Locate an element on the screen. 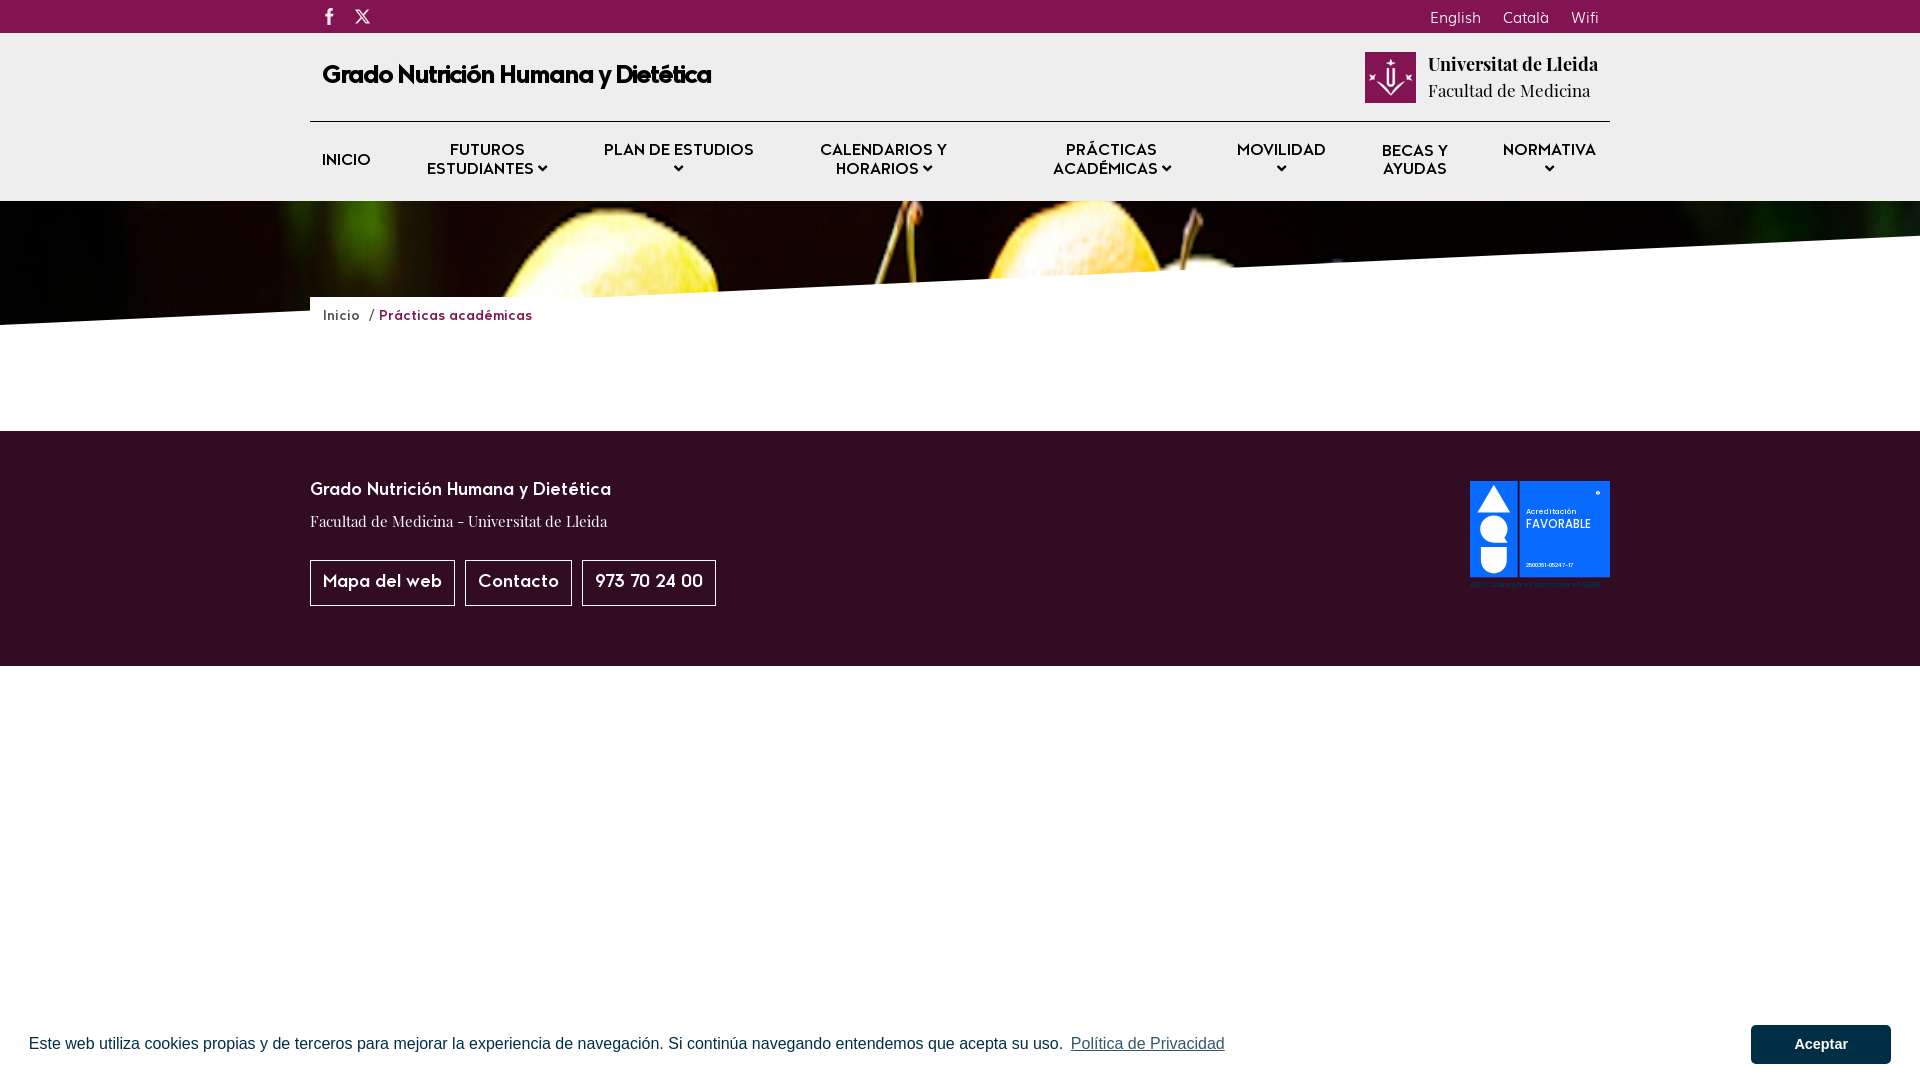  'INICIO' is located at coordinates (346, 161).